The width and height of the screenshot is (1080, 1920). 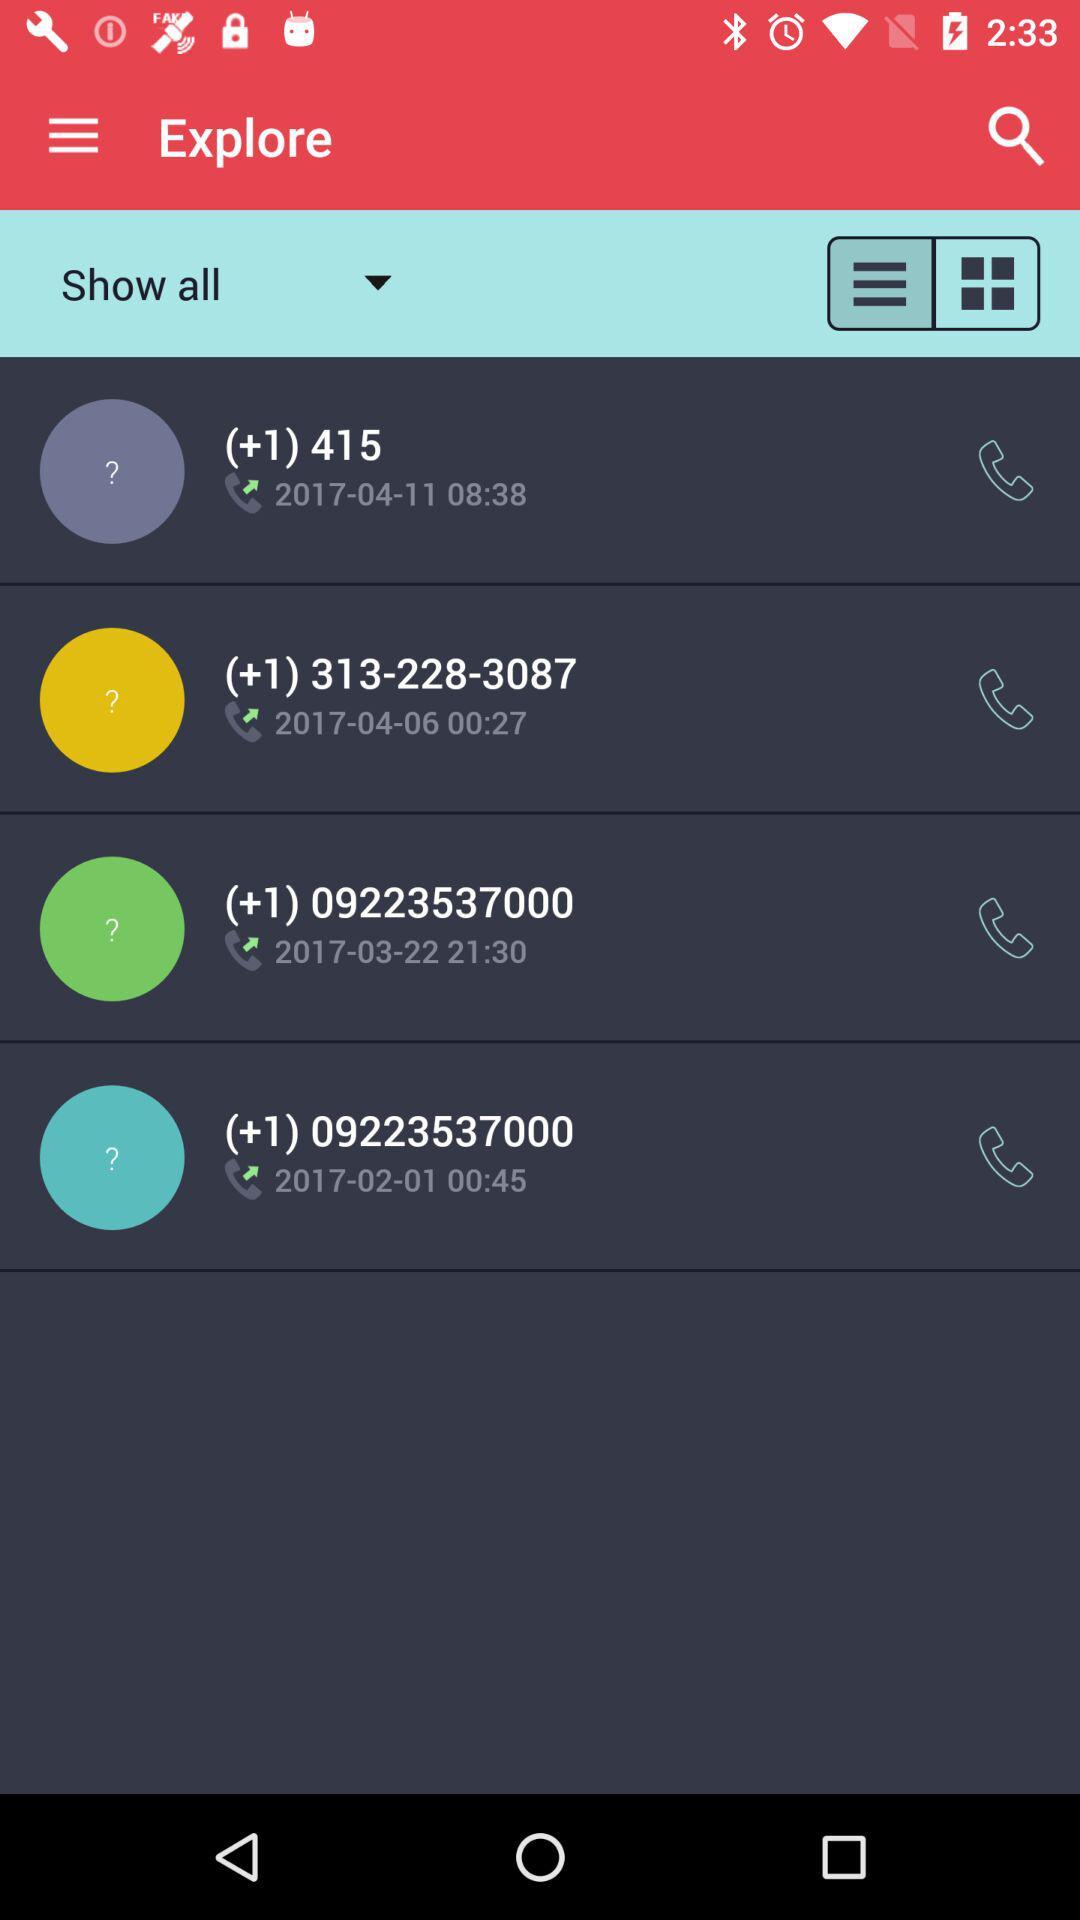 What do you see at coordinates (1006, 927) in the screenshot?
I see `item to the right of the (+1) 09223537000 icon` at bounding box center [1006, 927].